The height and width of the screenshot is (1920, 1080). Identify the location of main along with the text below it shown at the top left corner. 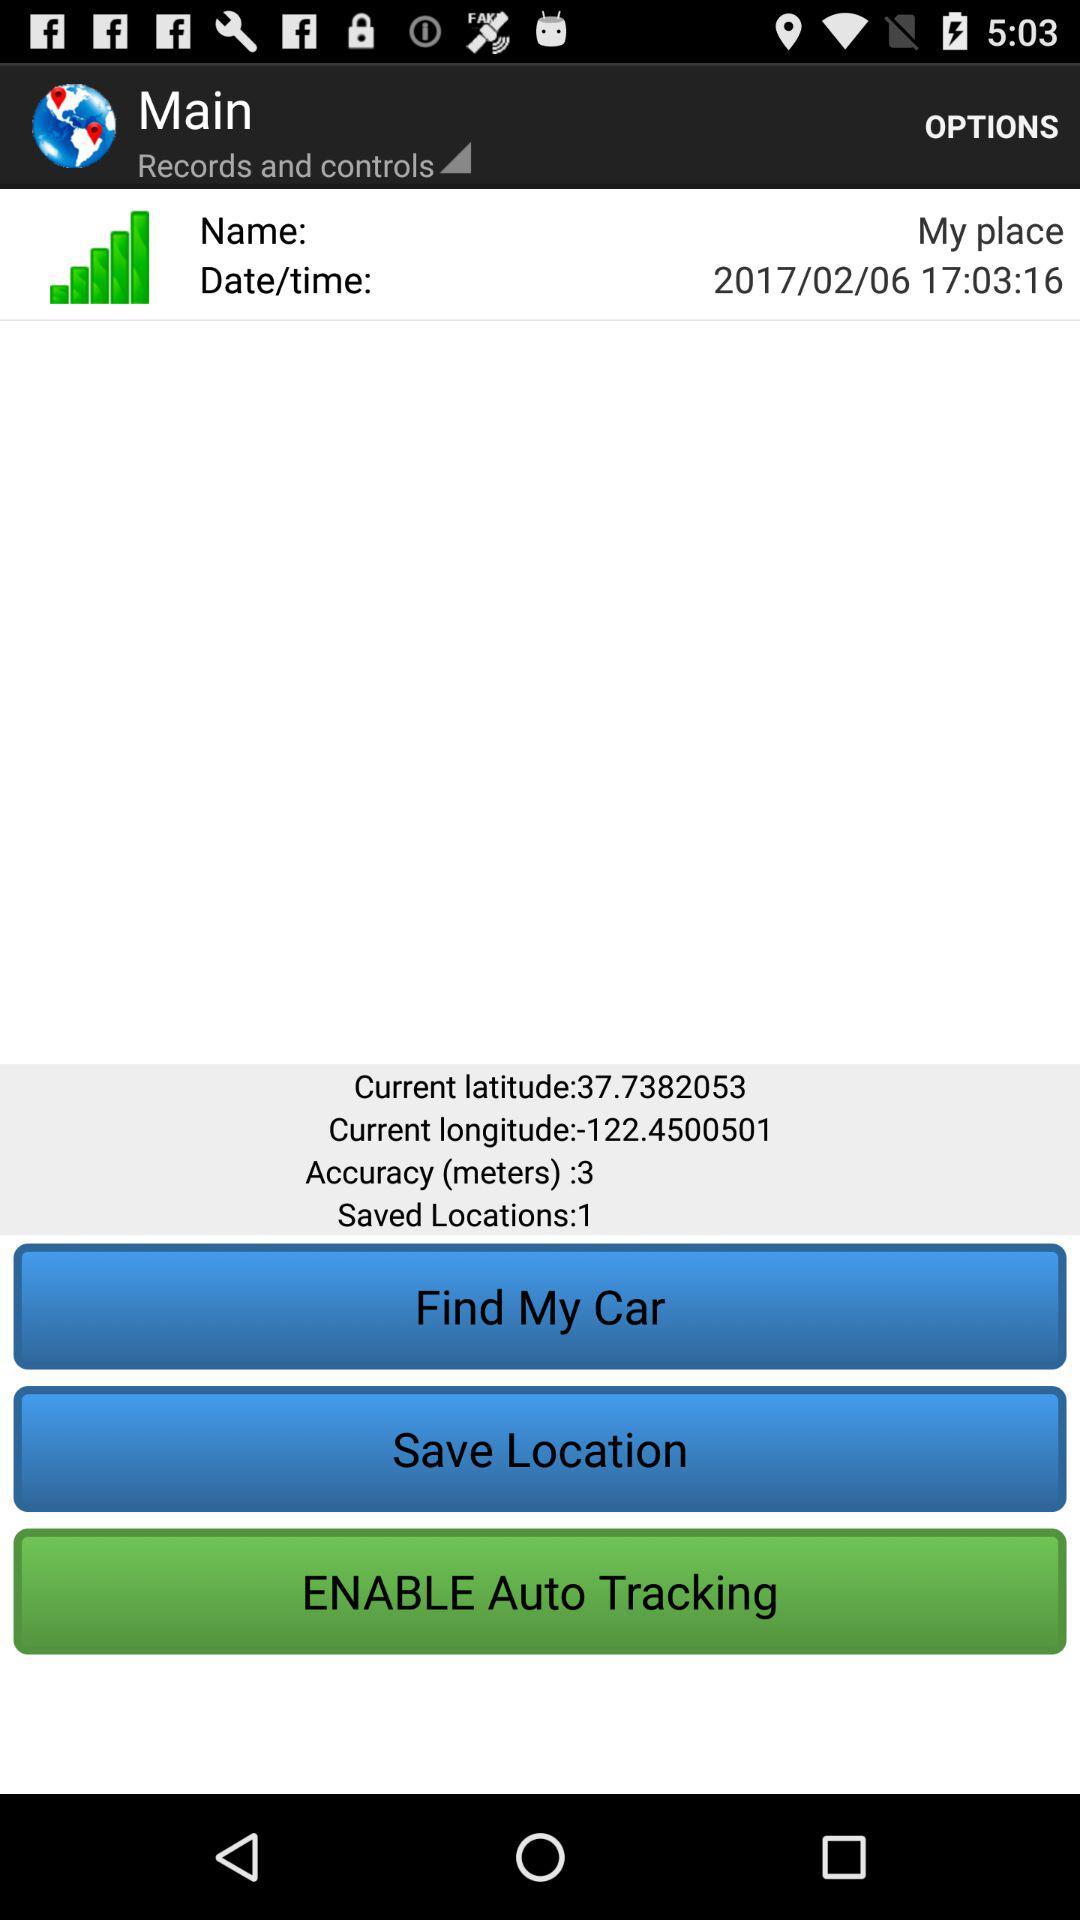
(304, 124).